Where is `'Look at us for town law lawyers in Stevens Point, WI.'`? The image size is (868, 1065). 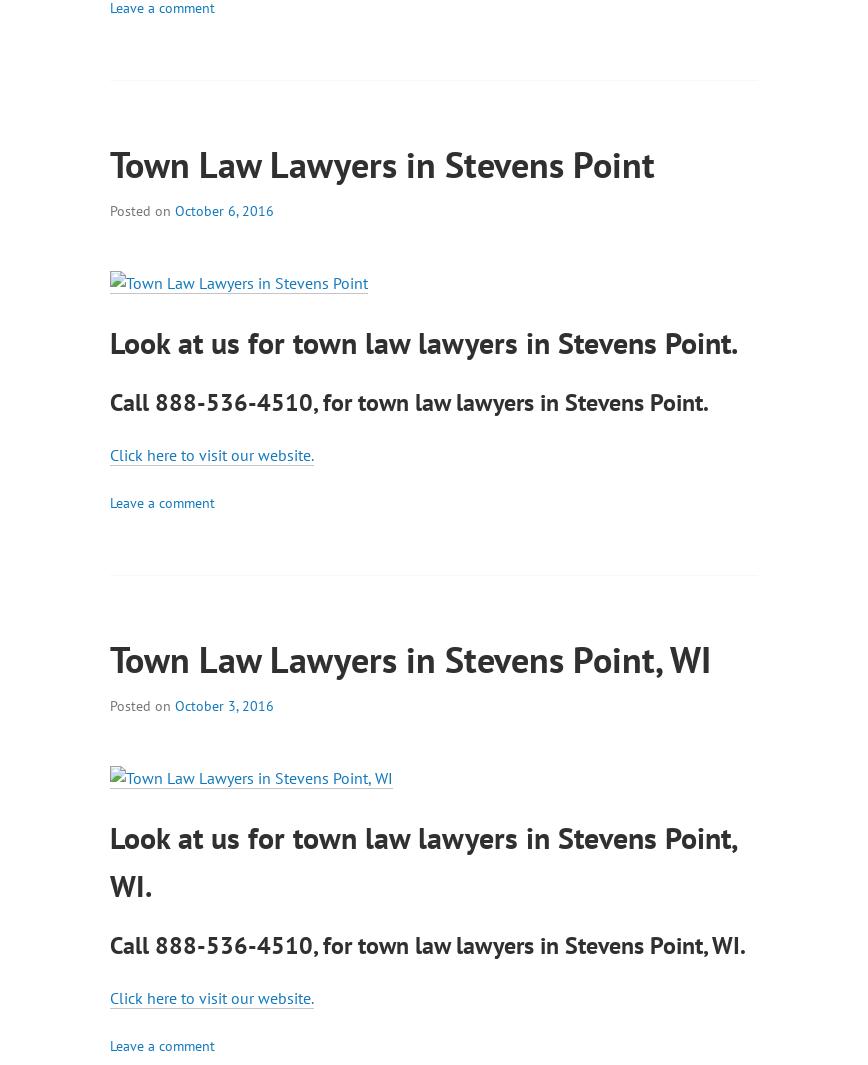 'Look at us for town law lawyers in Stevens Point, WI.' is located at coordinates (423, 860).